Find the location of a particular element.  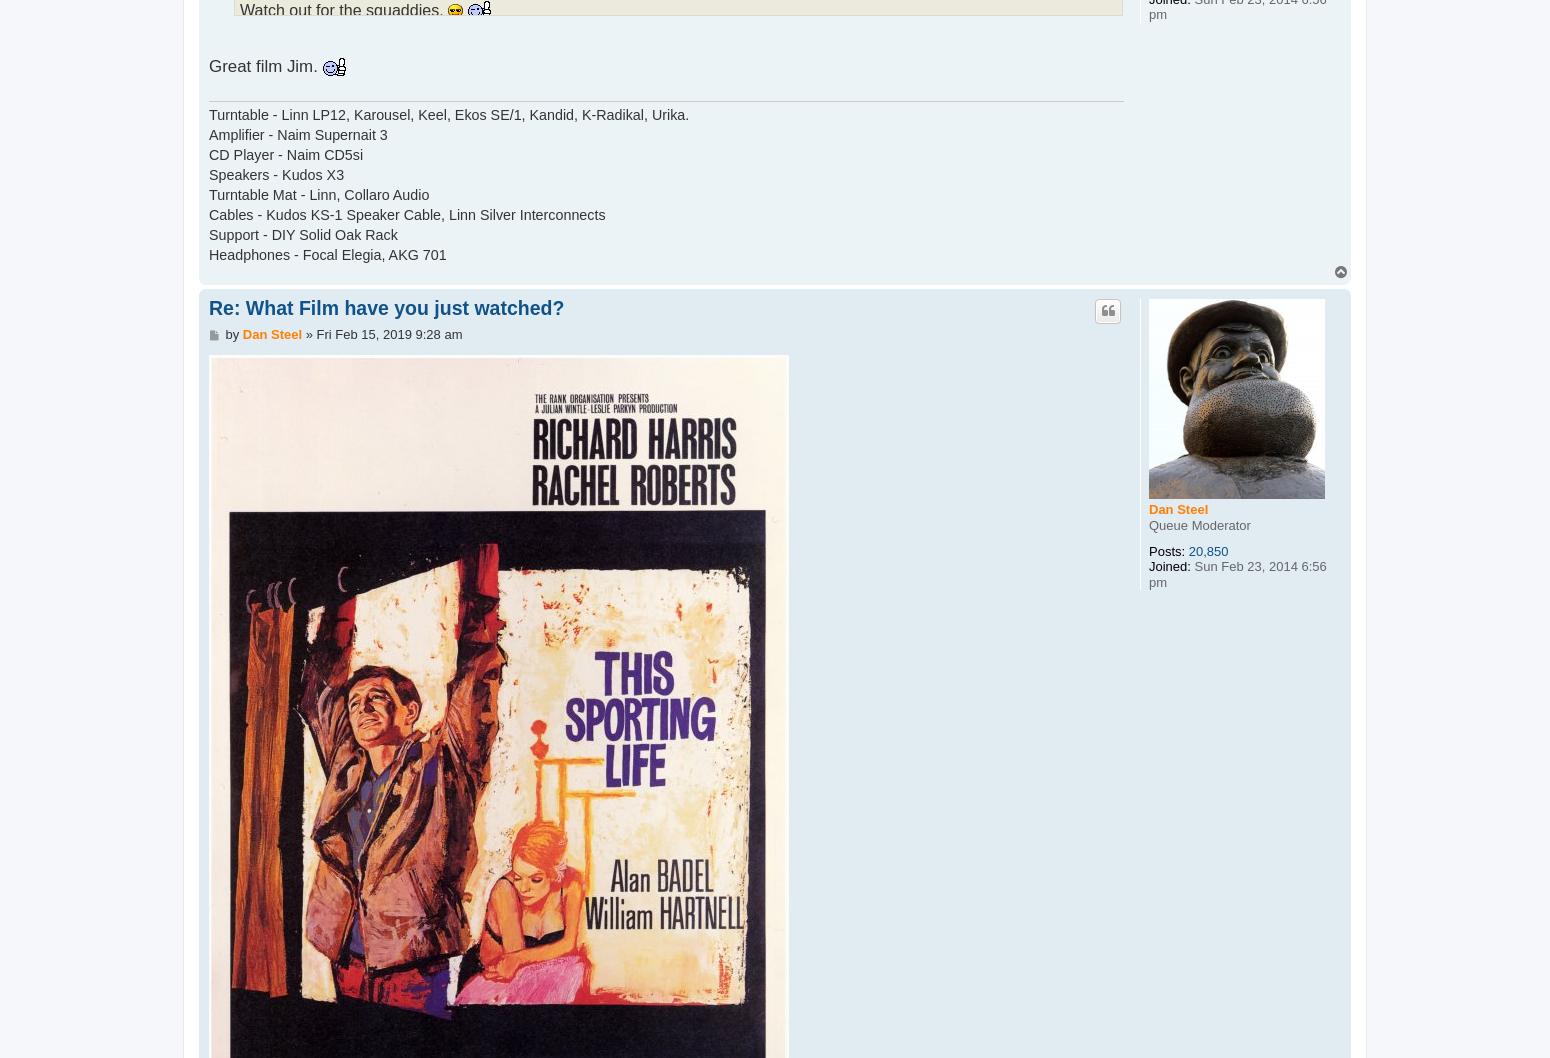

'Queue Moderator' is located at coordinates (1199, 523).